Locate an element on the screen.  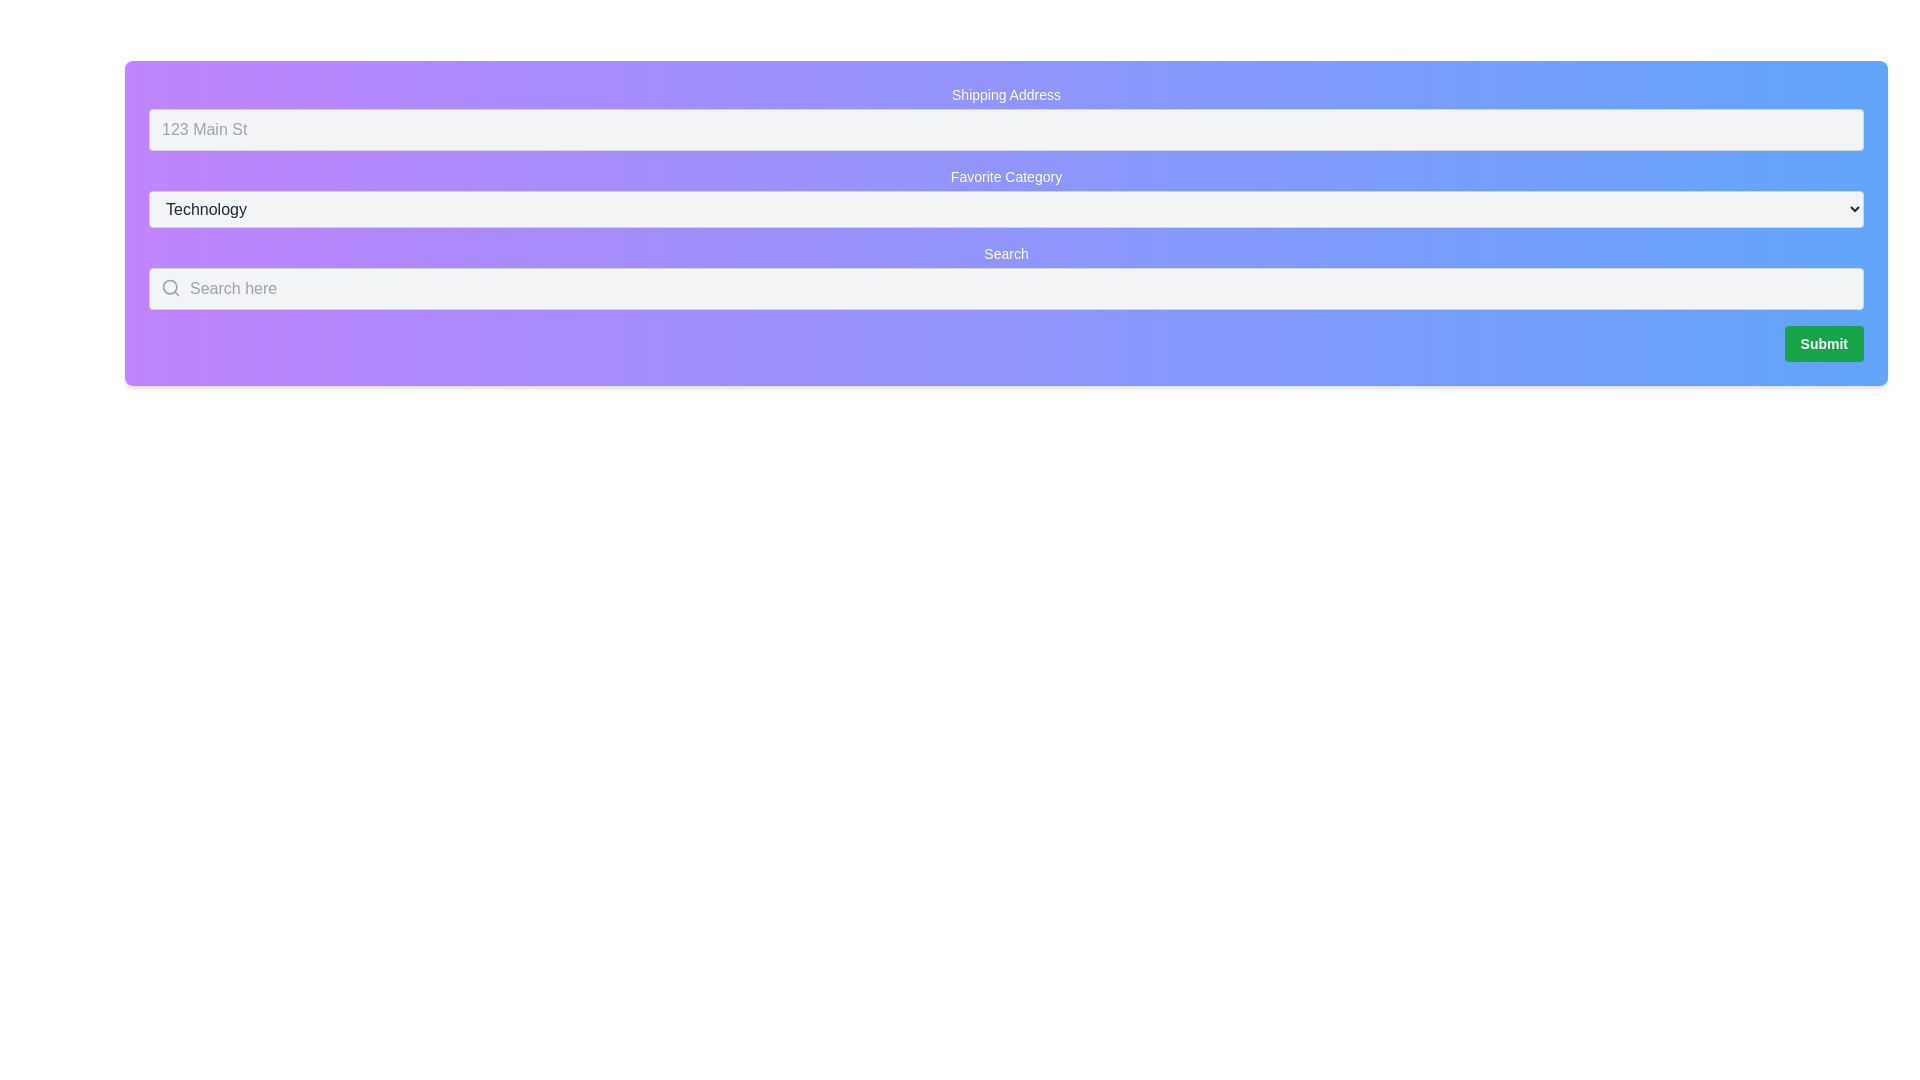
text from the descriptor label indicating the purpose of the dropdown menu located at the top center of the layout, above the dropdown field is located at coordinates (1006, 176).